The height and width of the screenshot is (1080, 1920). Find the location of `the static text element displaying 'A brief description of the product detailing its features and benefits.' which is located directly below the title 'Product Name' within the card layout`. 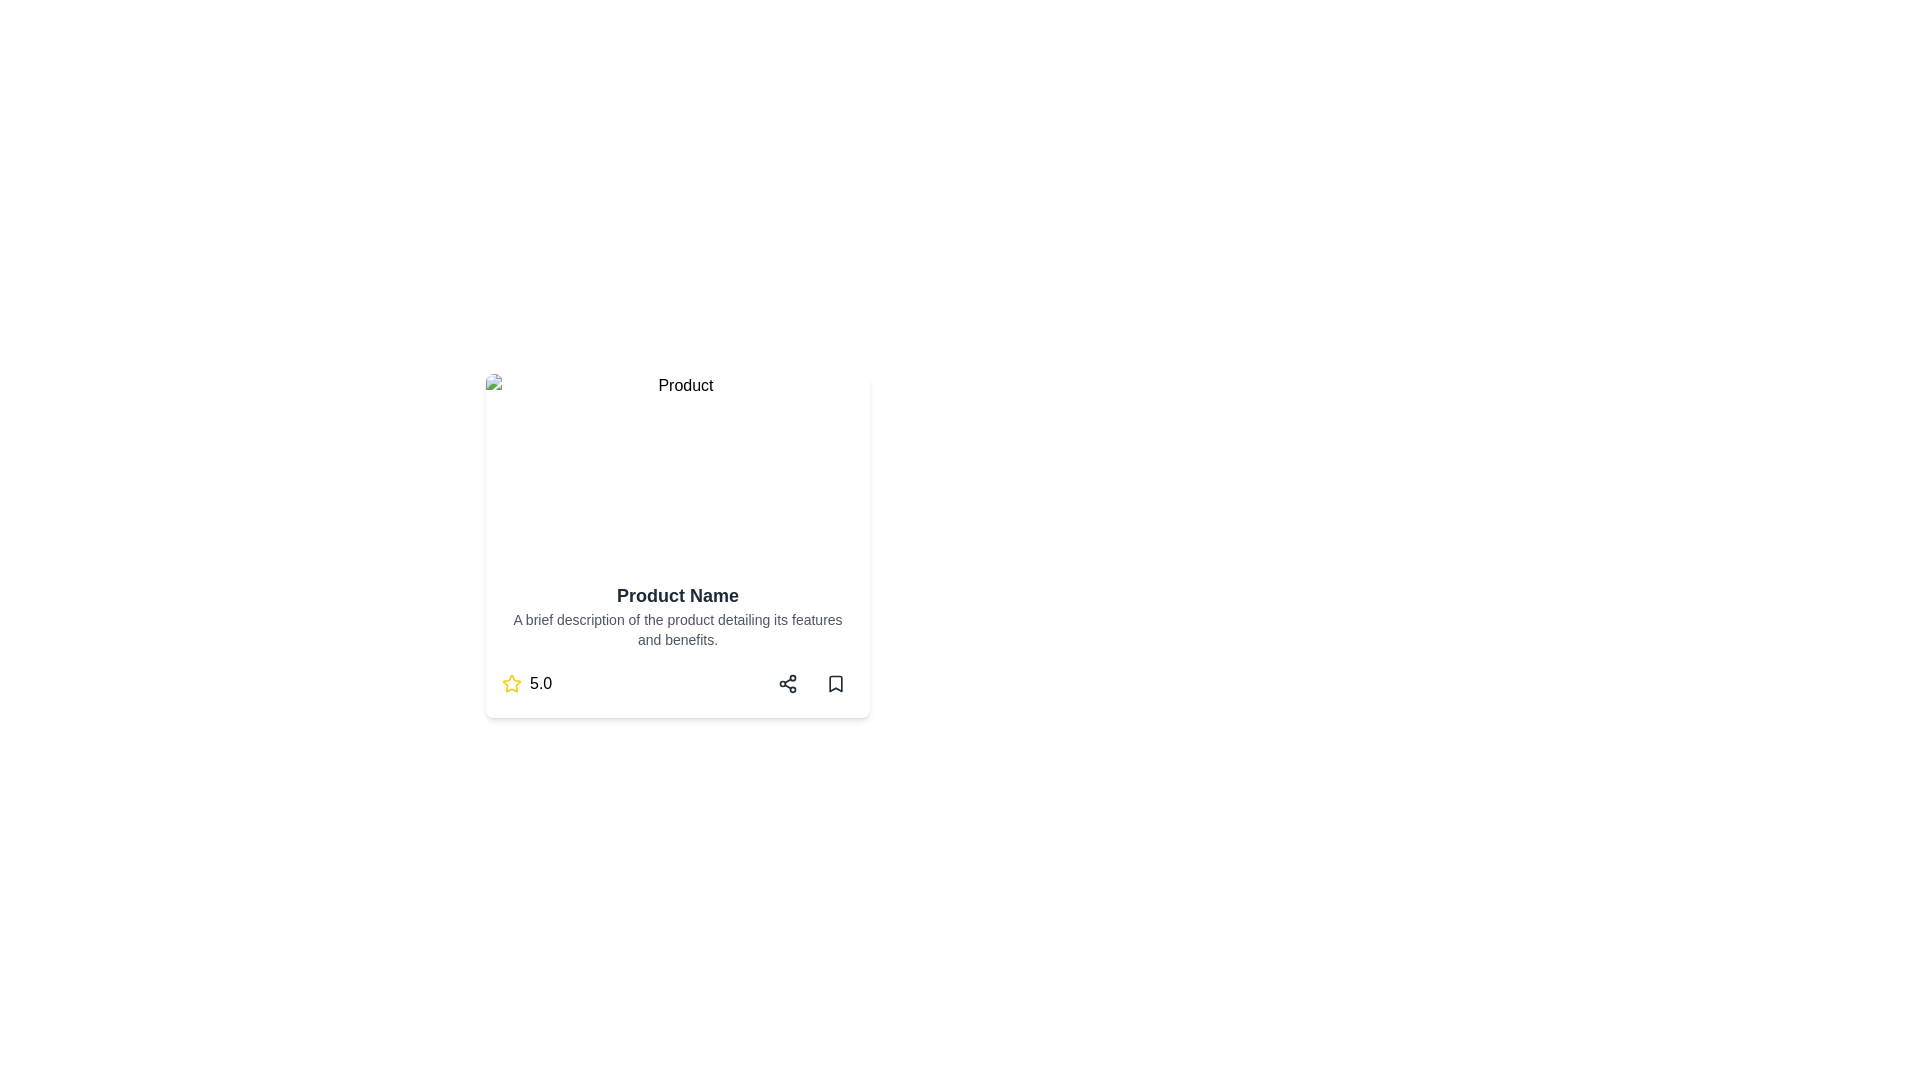

the static text element displaying 'A brief description of the product detailing its features and benefits.' which is located directly below the title 'Product Name' within the card layout is located at coordinates (677, 628).